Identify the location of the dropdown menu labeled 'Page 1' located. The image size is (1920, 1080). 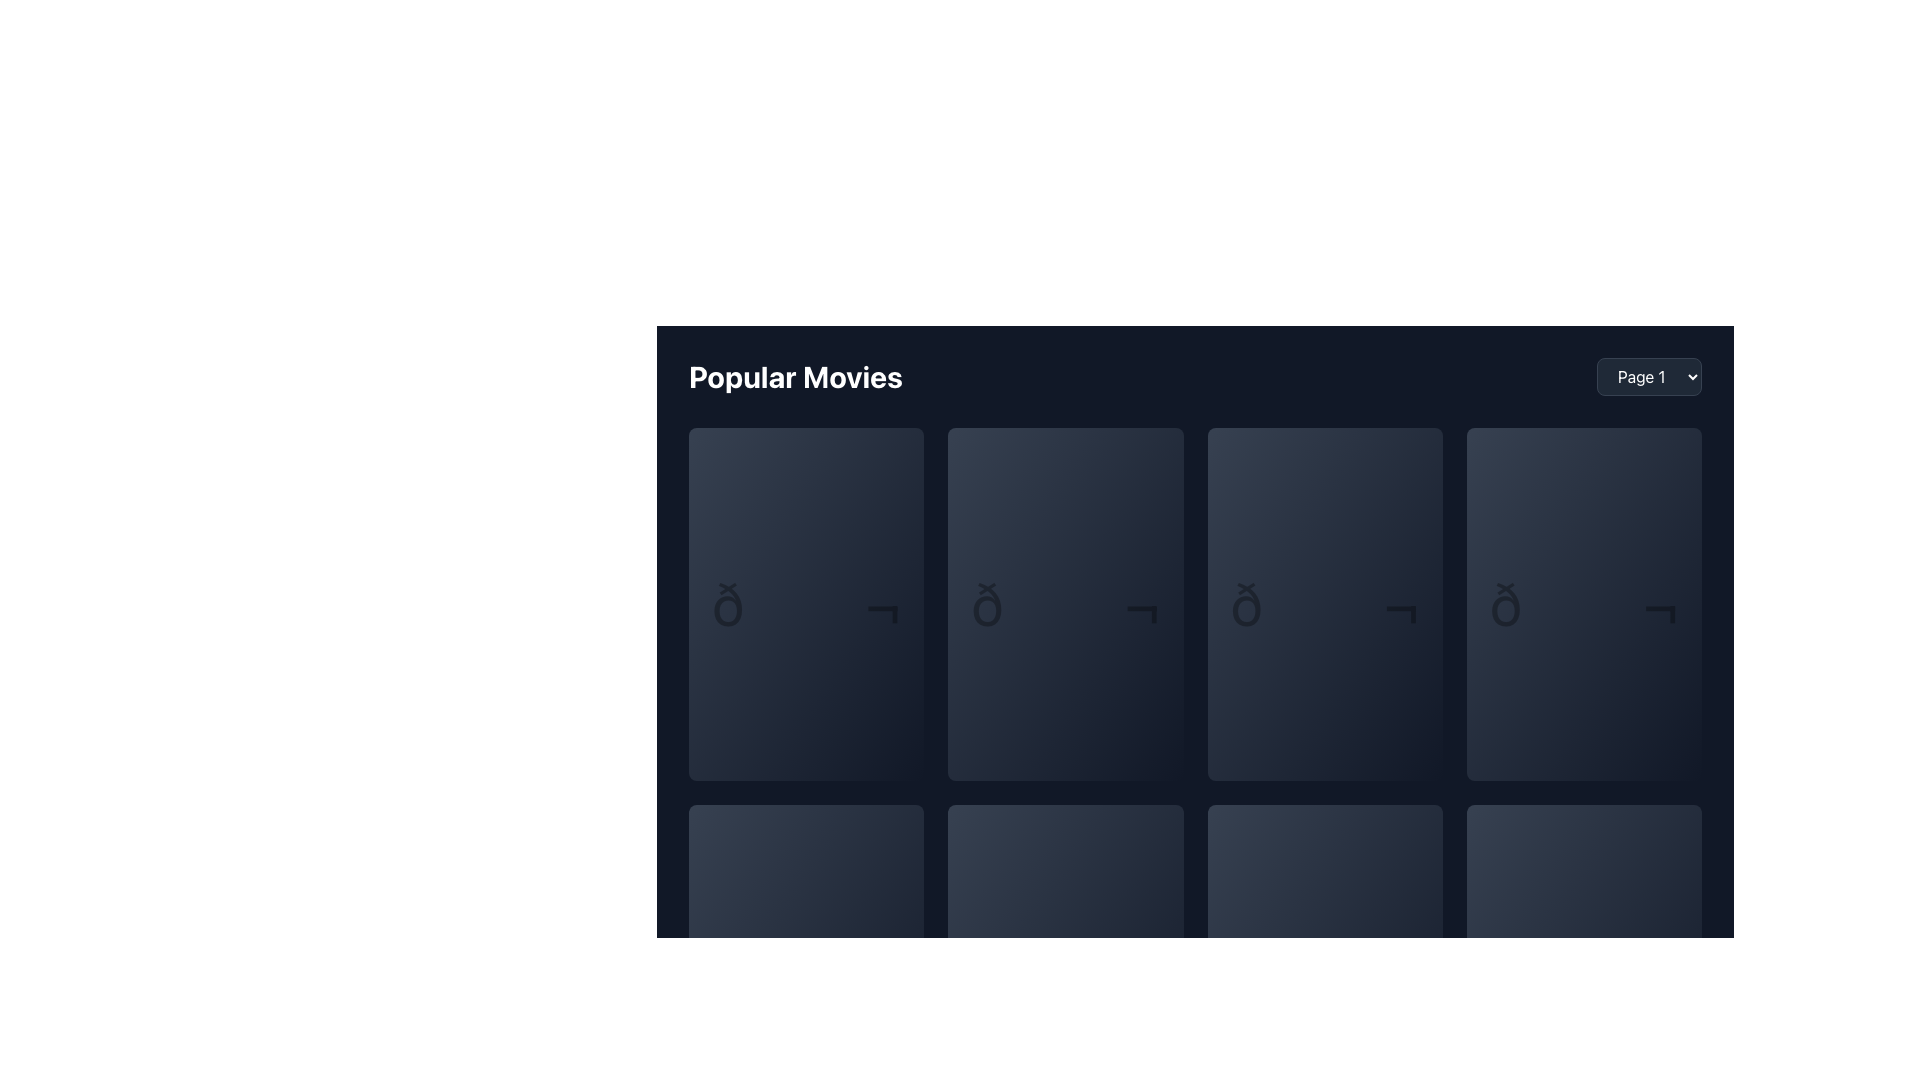
(1649, 377).